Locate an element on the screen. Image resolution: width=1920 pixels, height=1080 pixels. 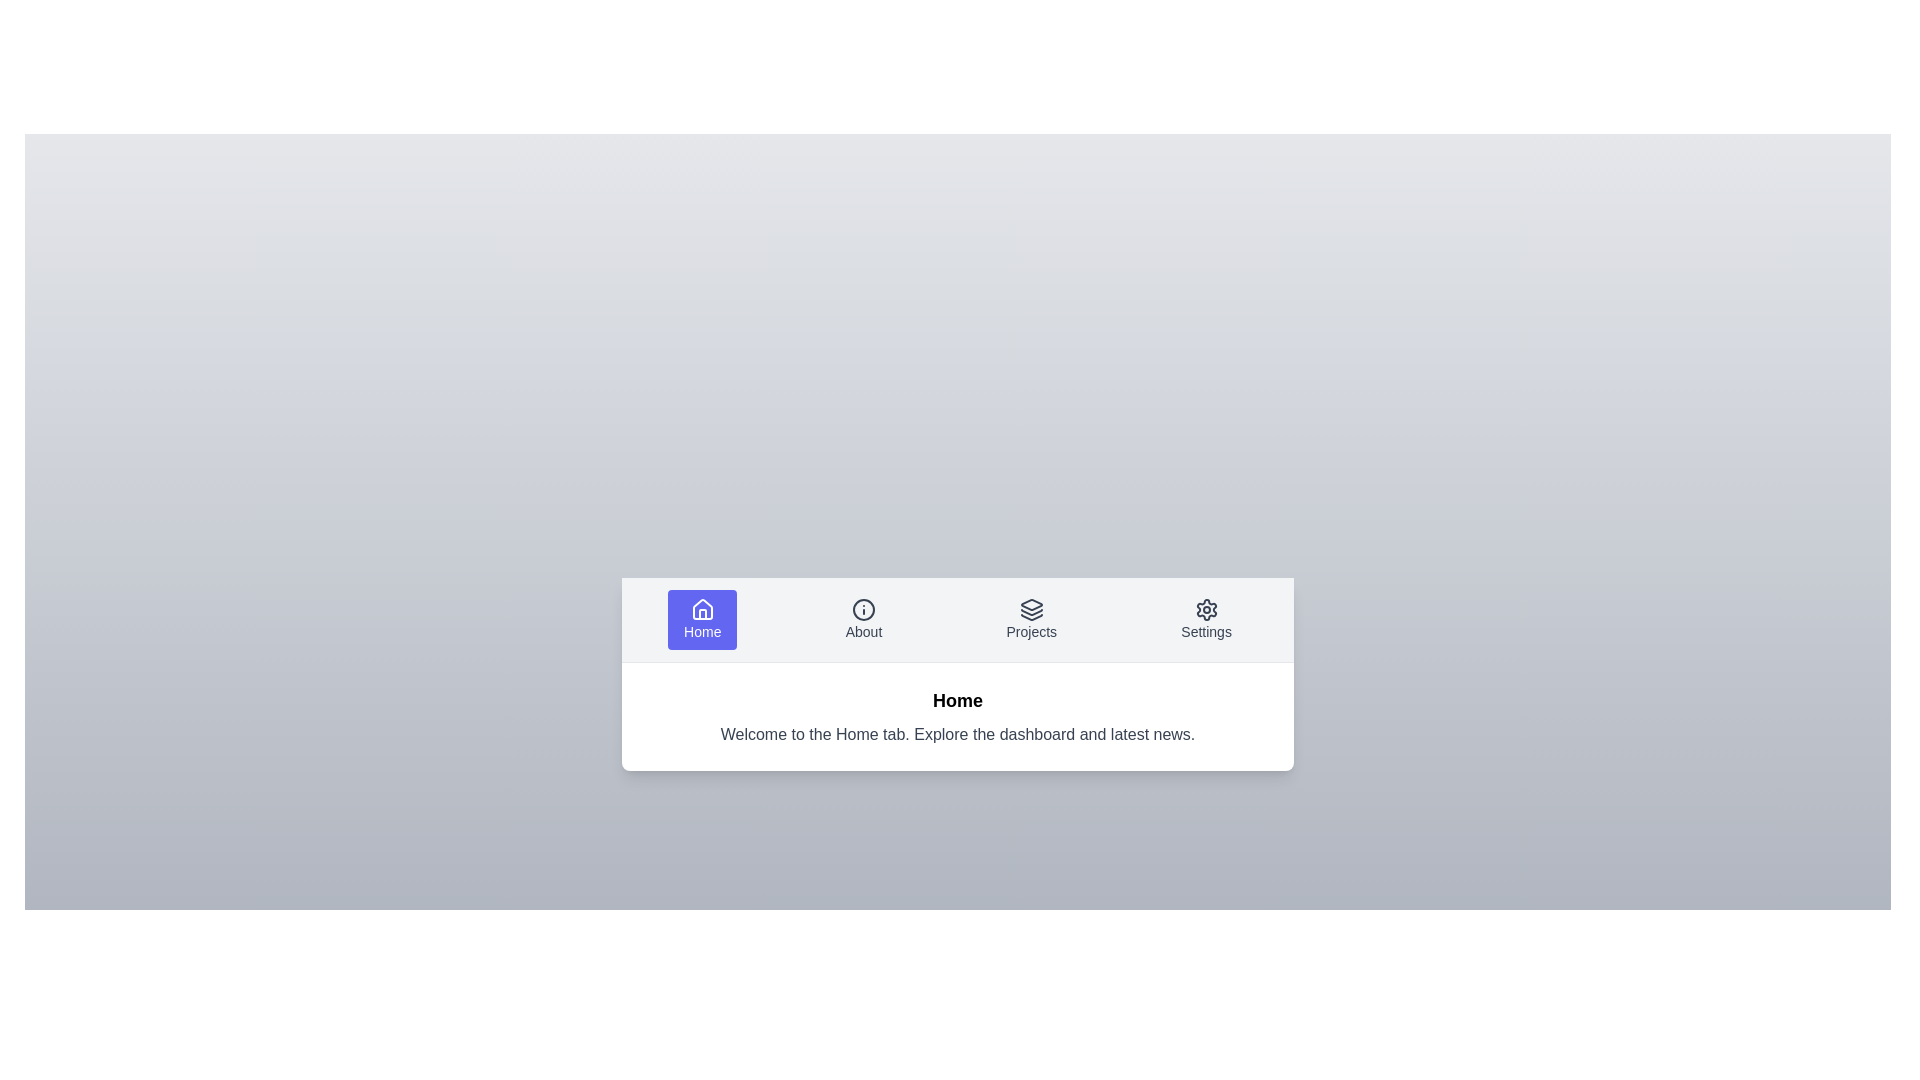
the tab labeled About to inspect its layout and content is located at coordinates (863, 617).